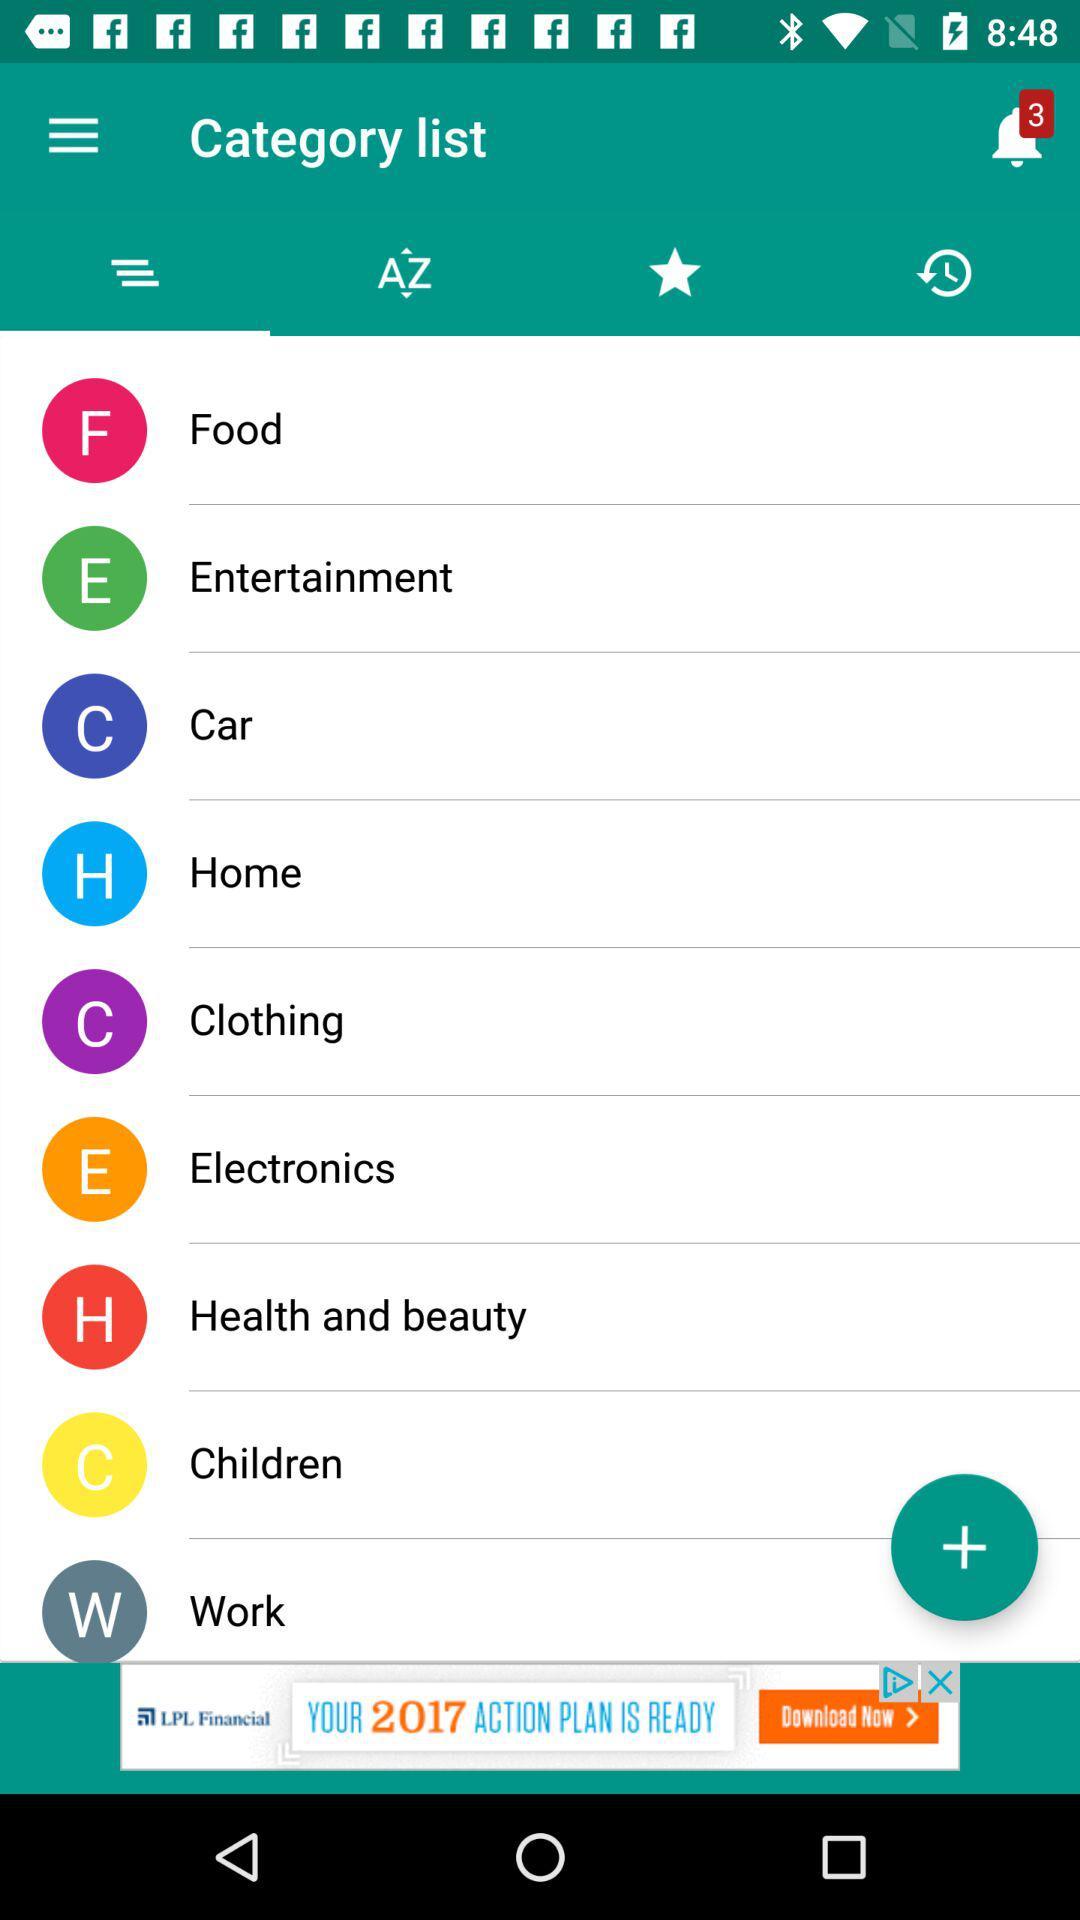  What do you see at coordinates (963, 1546) in the screenshot?
I see `the add icon` at bounding box center [963, 1546].